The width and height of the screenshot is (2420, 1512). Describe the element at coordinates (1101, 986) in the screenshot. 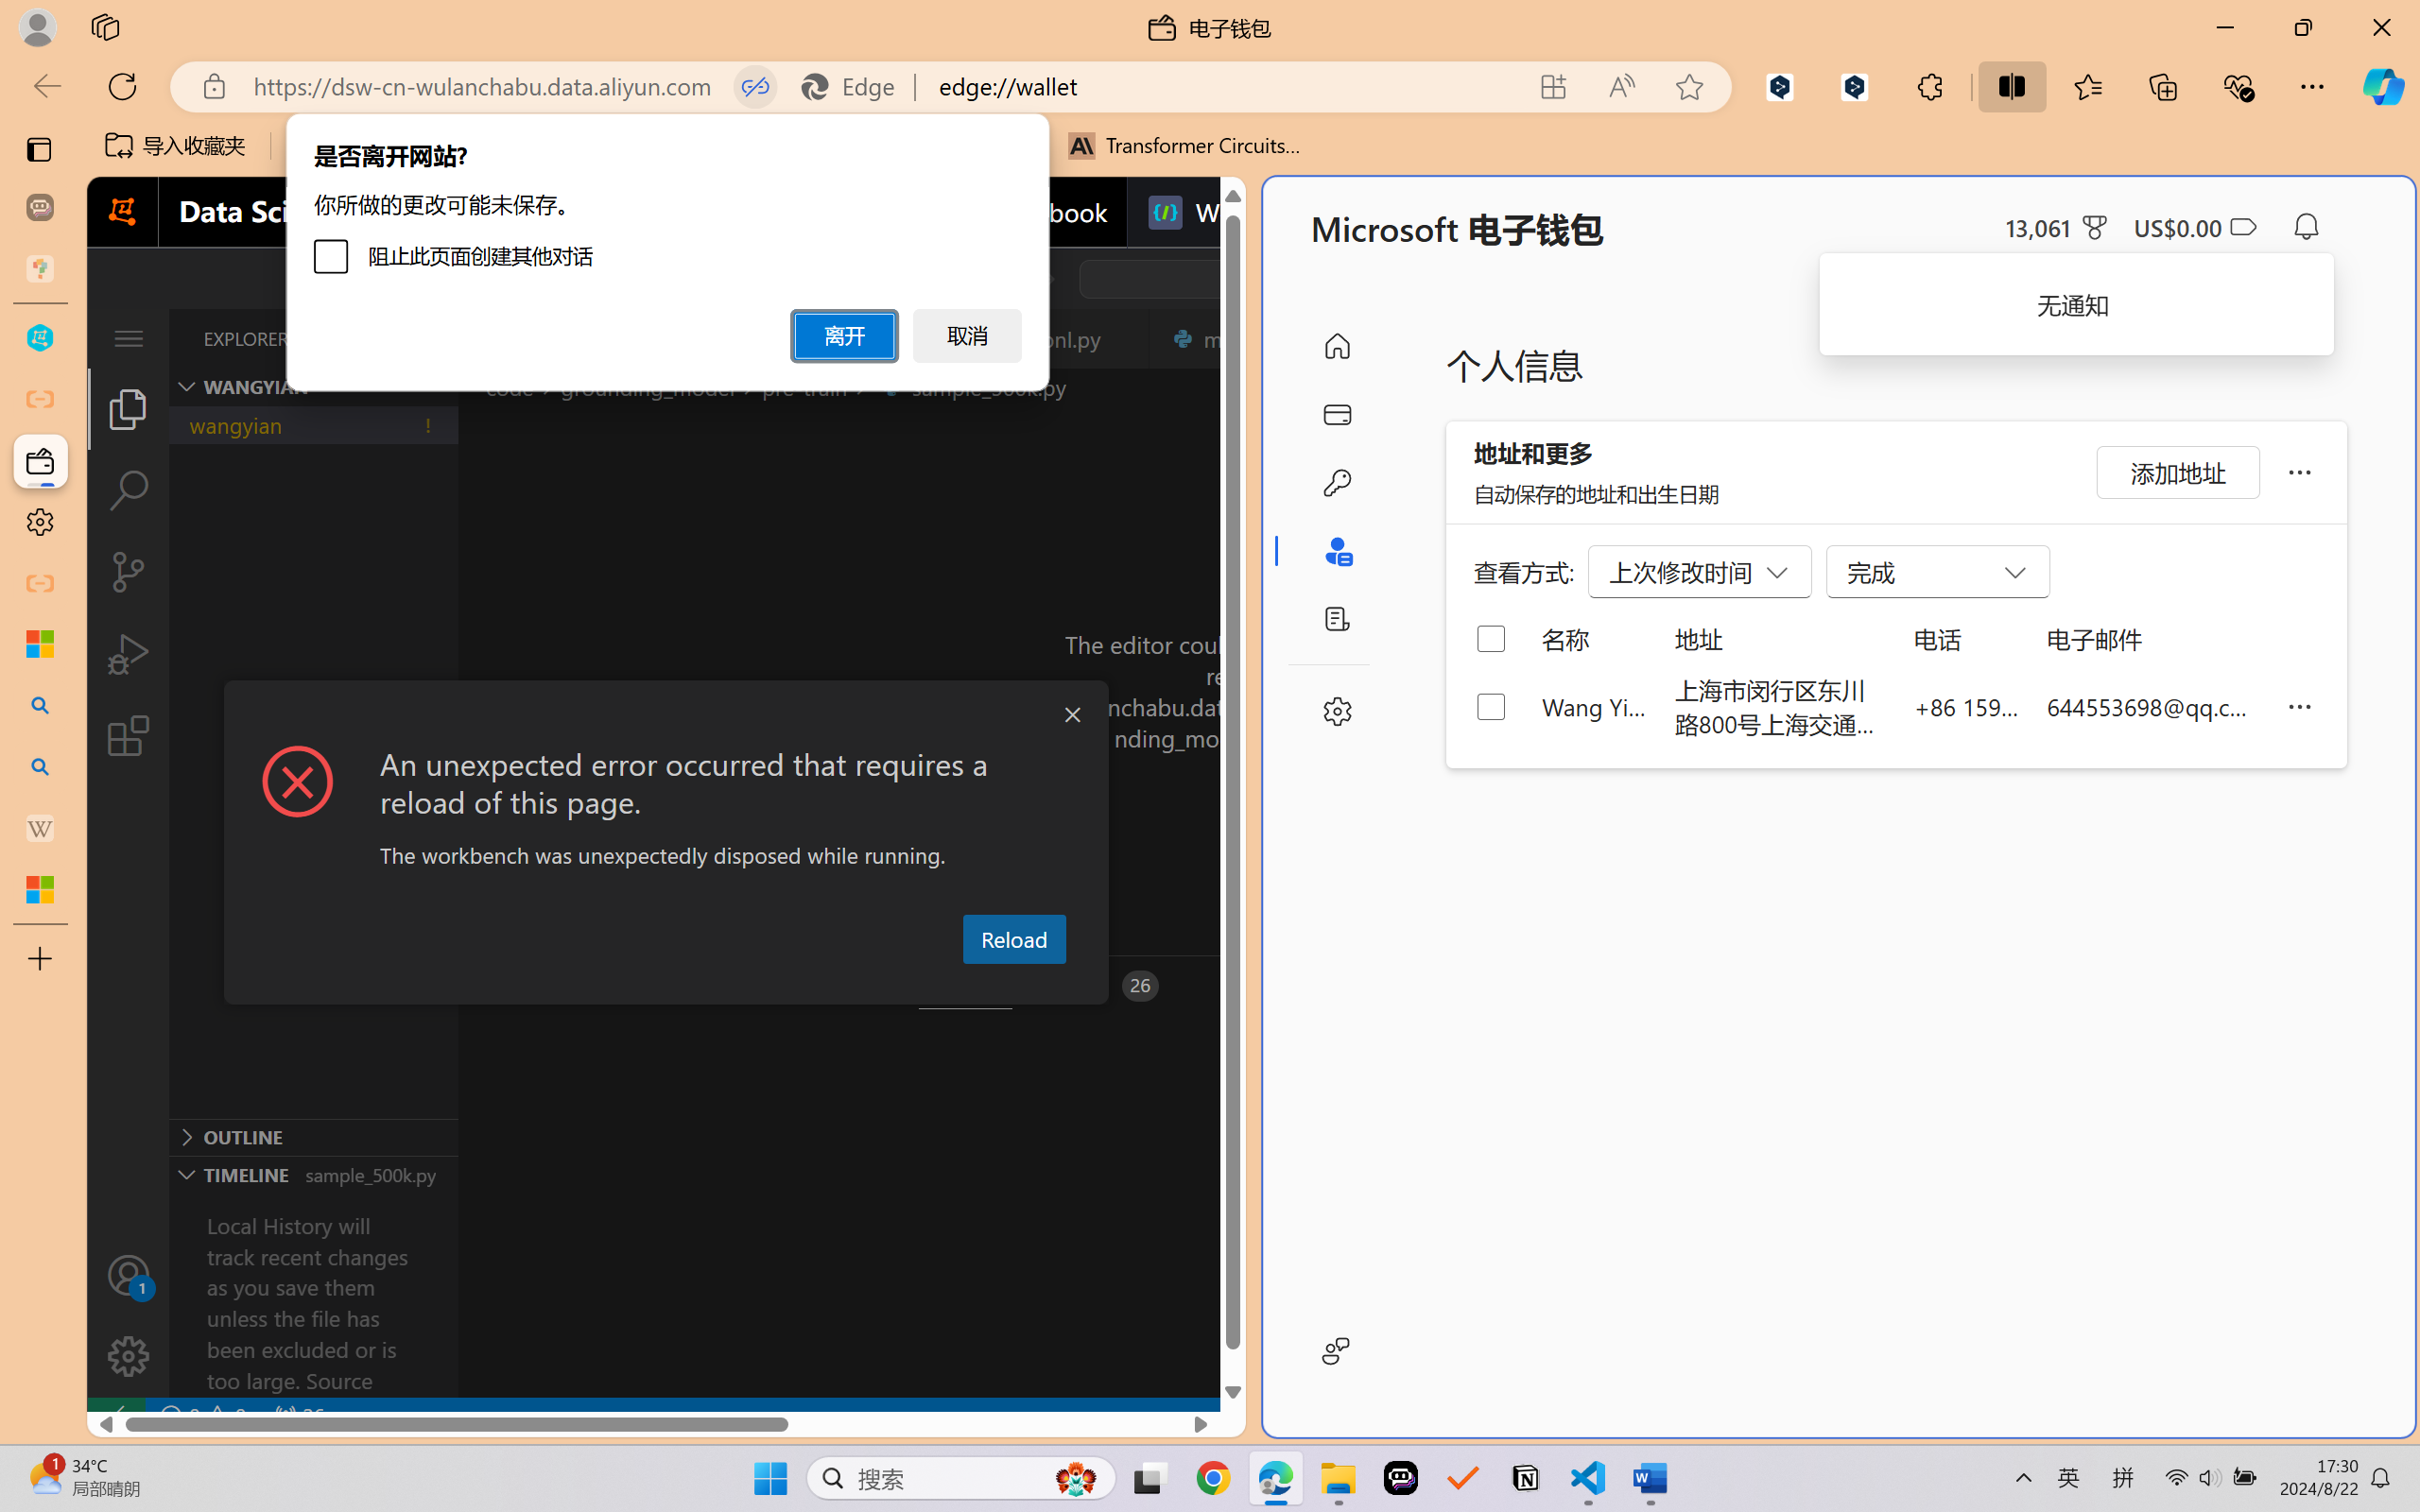

I see `'Ports - 26 forwarded ports'` at that location.